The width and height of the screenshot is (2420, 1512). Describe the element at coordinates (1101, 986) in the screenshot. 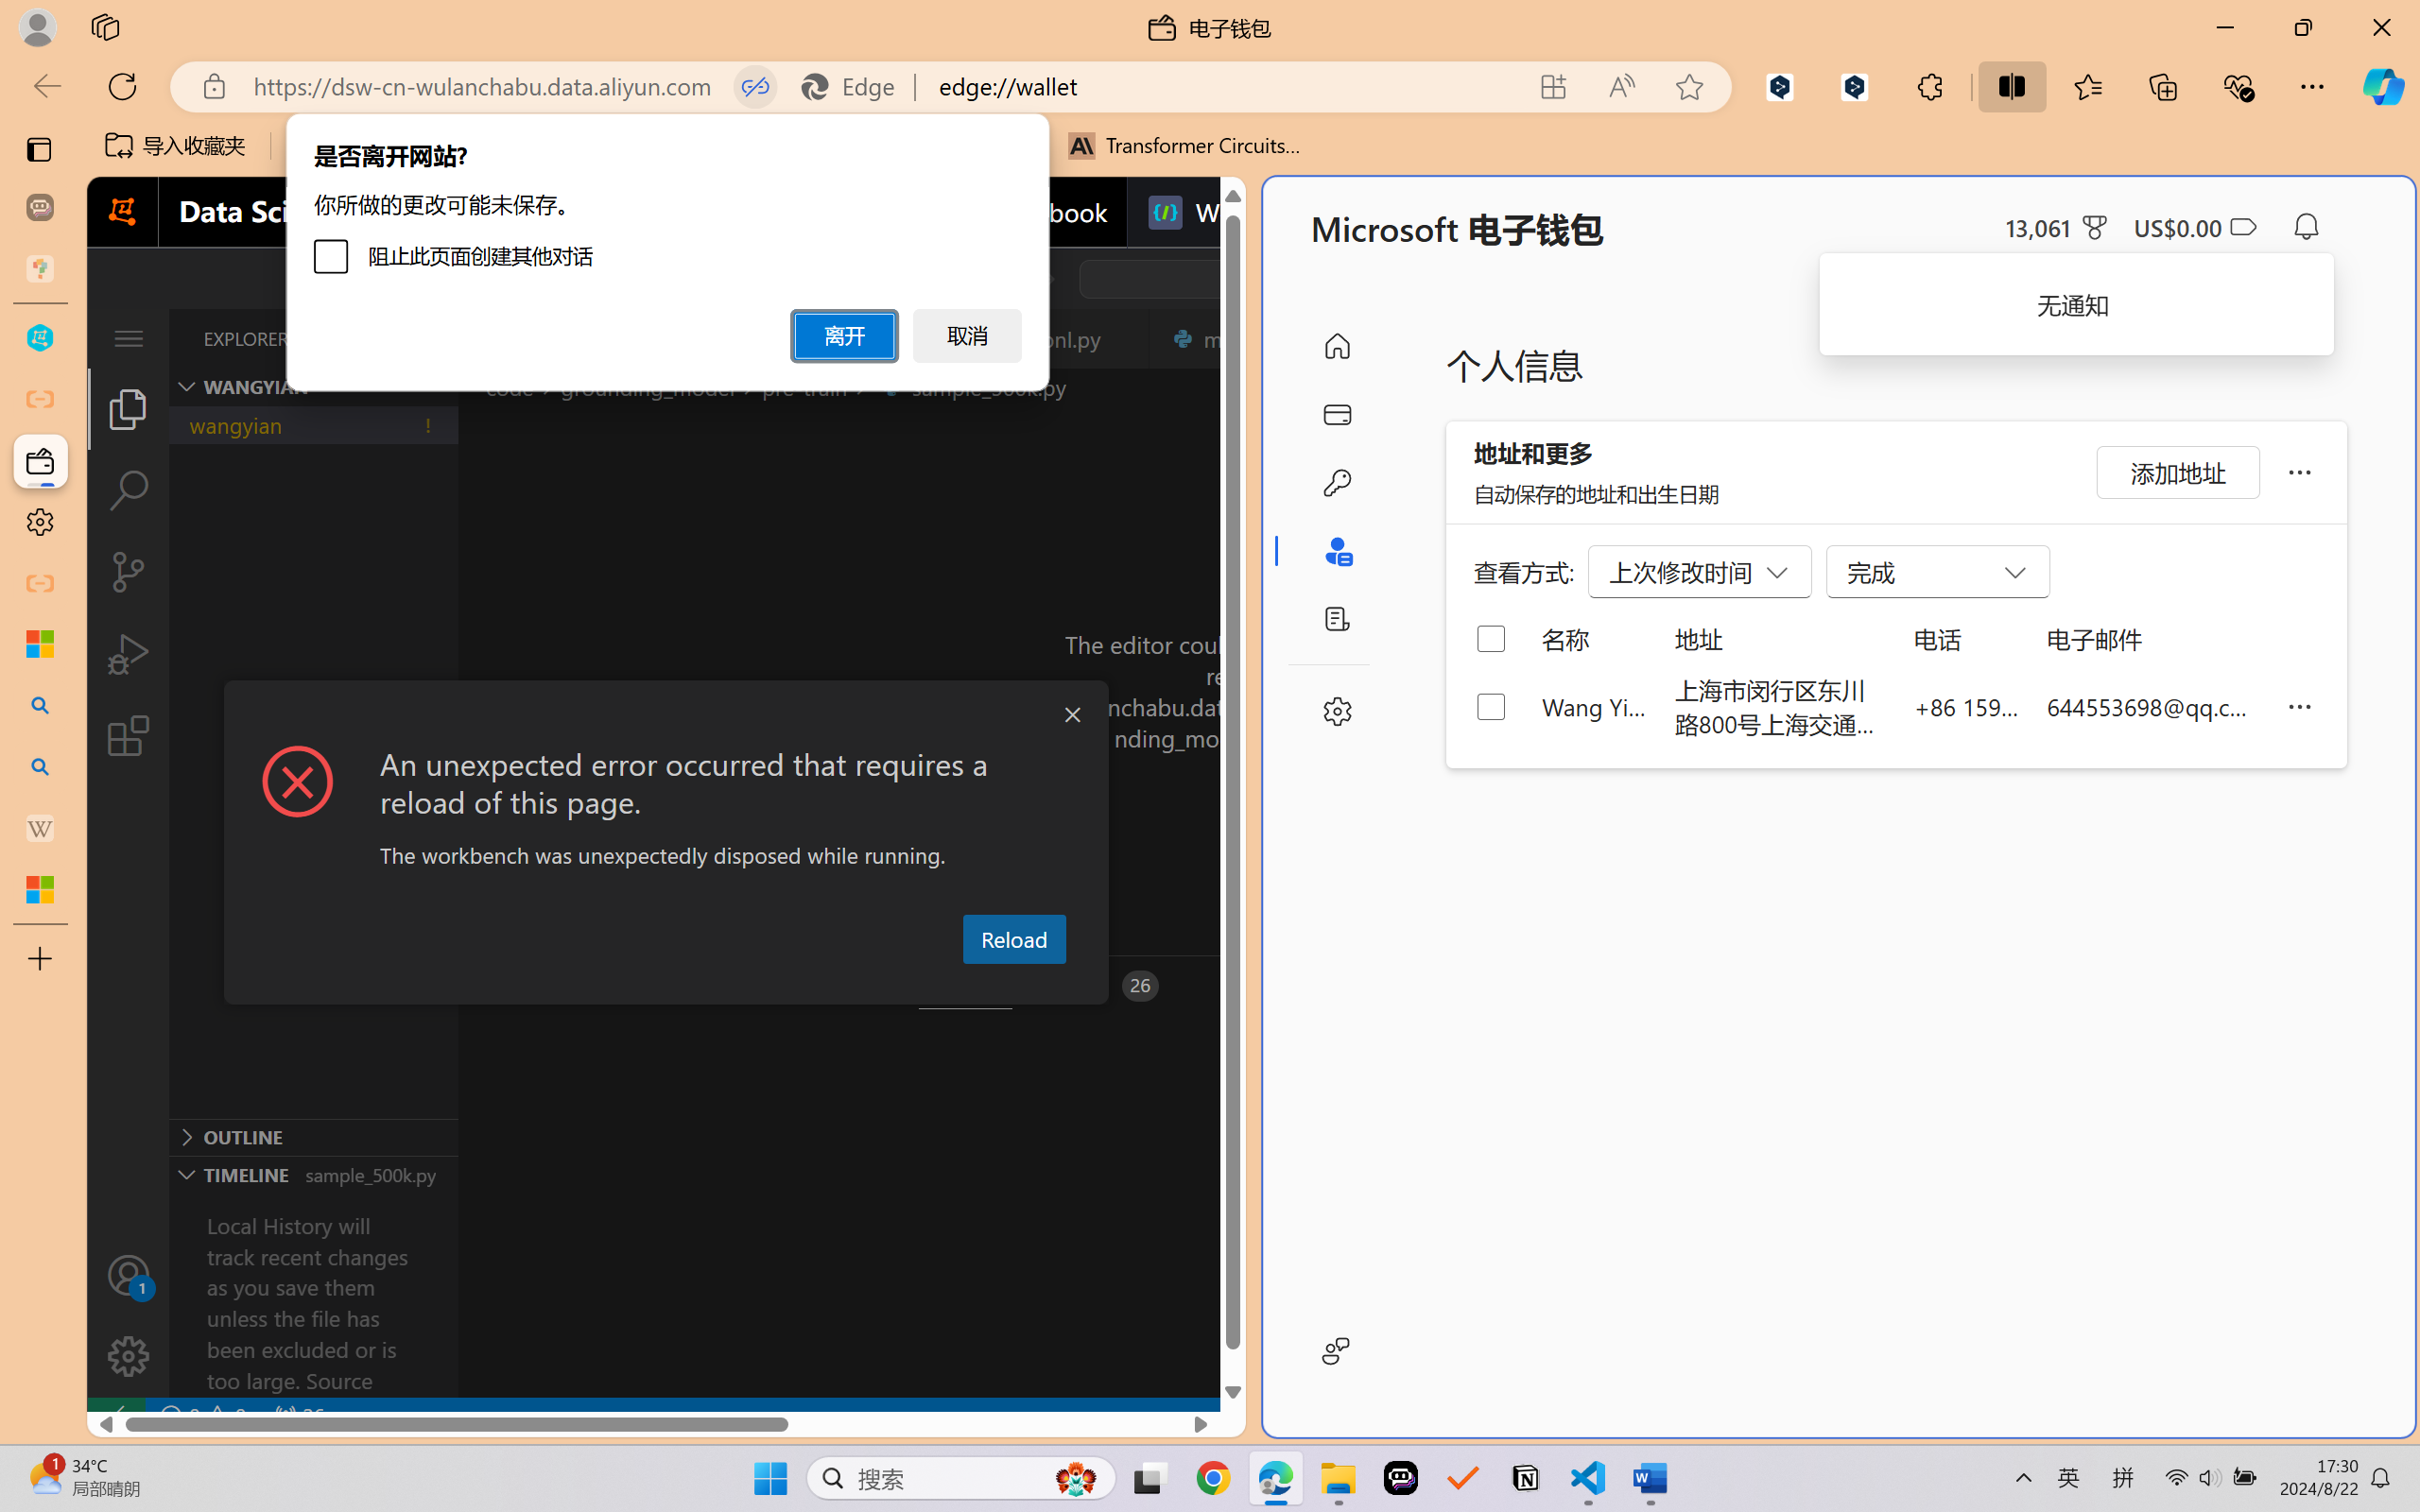

I see `'Ports - 26 forwarded ports'` at that location.